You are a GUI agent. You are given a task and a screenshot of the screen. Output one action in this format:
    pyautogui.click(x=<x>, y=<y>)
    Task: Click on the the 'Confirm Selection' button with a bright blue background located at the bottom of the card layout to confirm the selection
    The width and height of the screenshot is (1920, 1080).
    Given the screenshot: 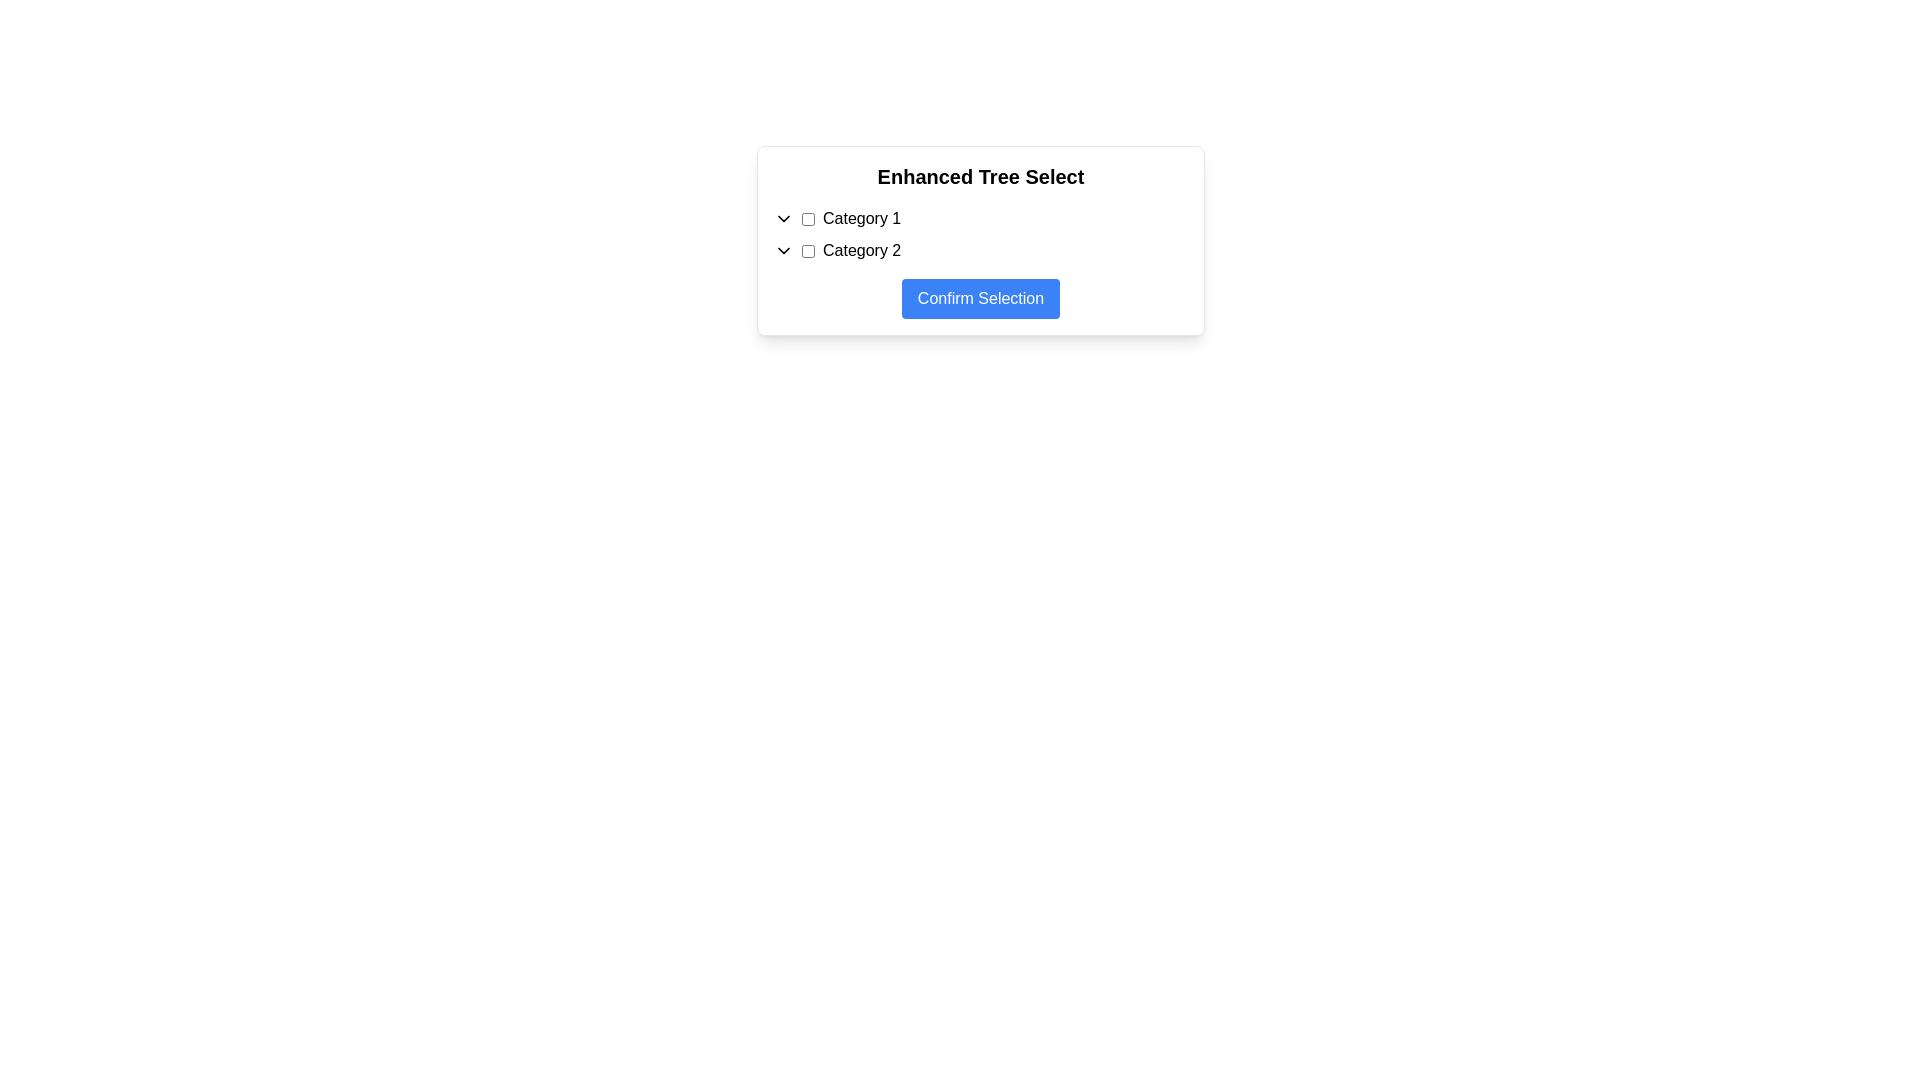 What is the action you would take?
    pyautogui.click(x=980, y=290)
    